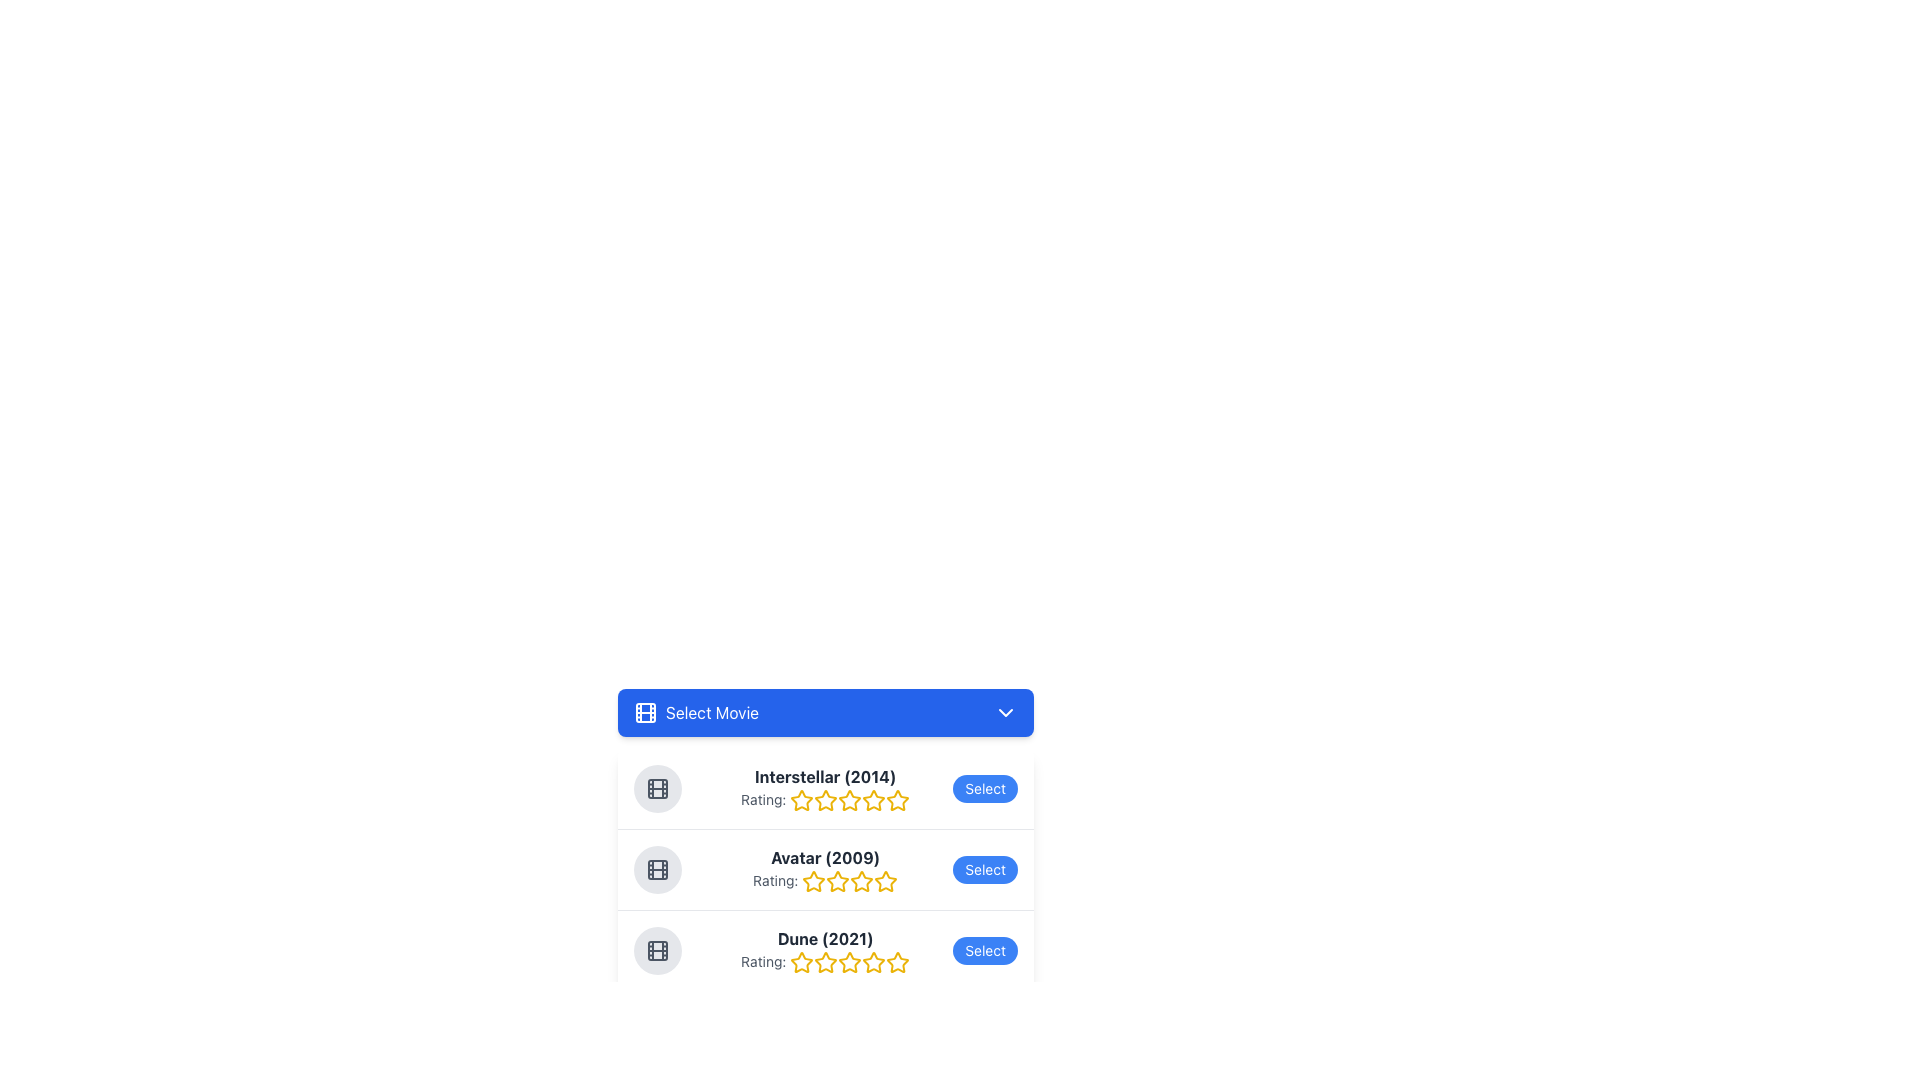 This screenshot has width=1920, height=1080. I want to click on the fourth star icon in the rating section for the movie 'Interstellar (2014)', which is styled with a yellow outline, so click(897, 799).